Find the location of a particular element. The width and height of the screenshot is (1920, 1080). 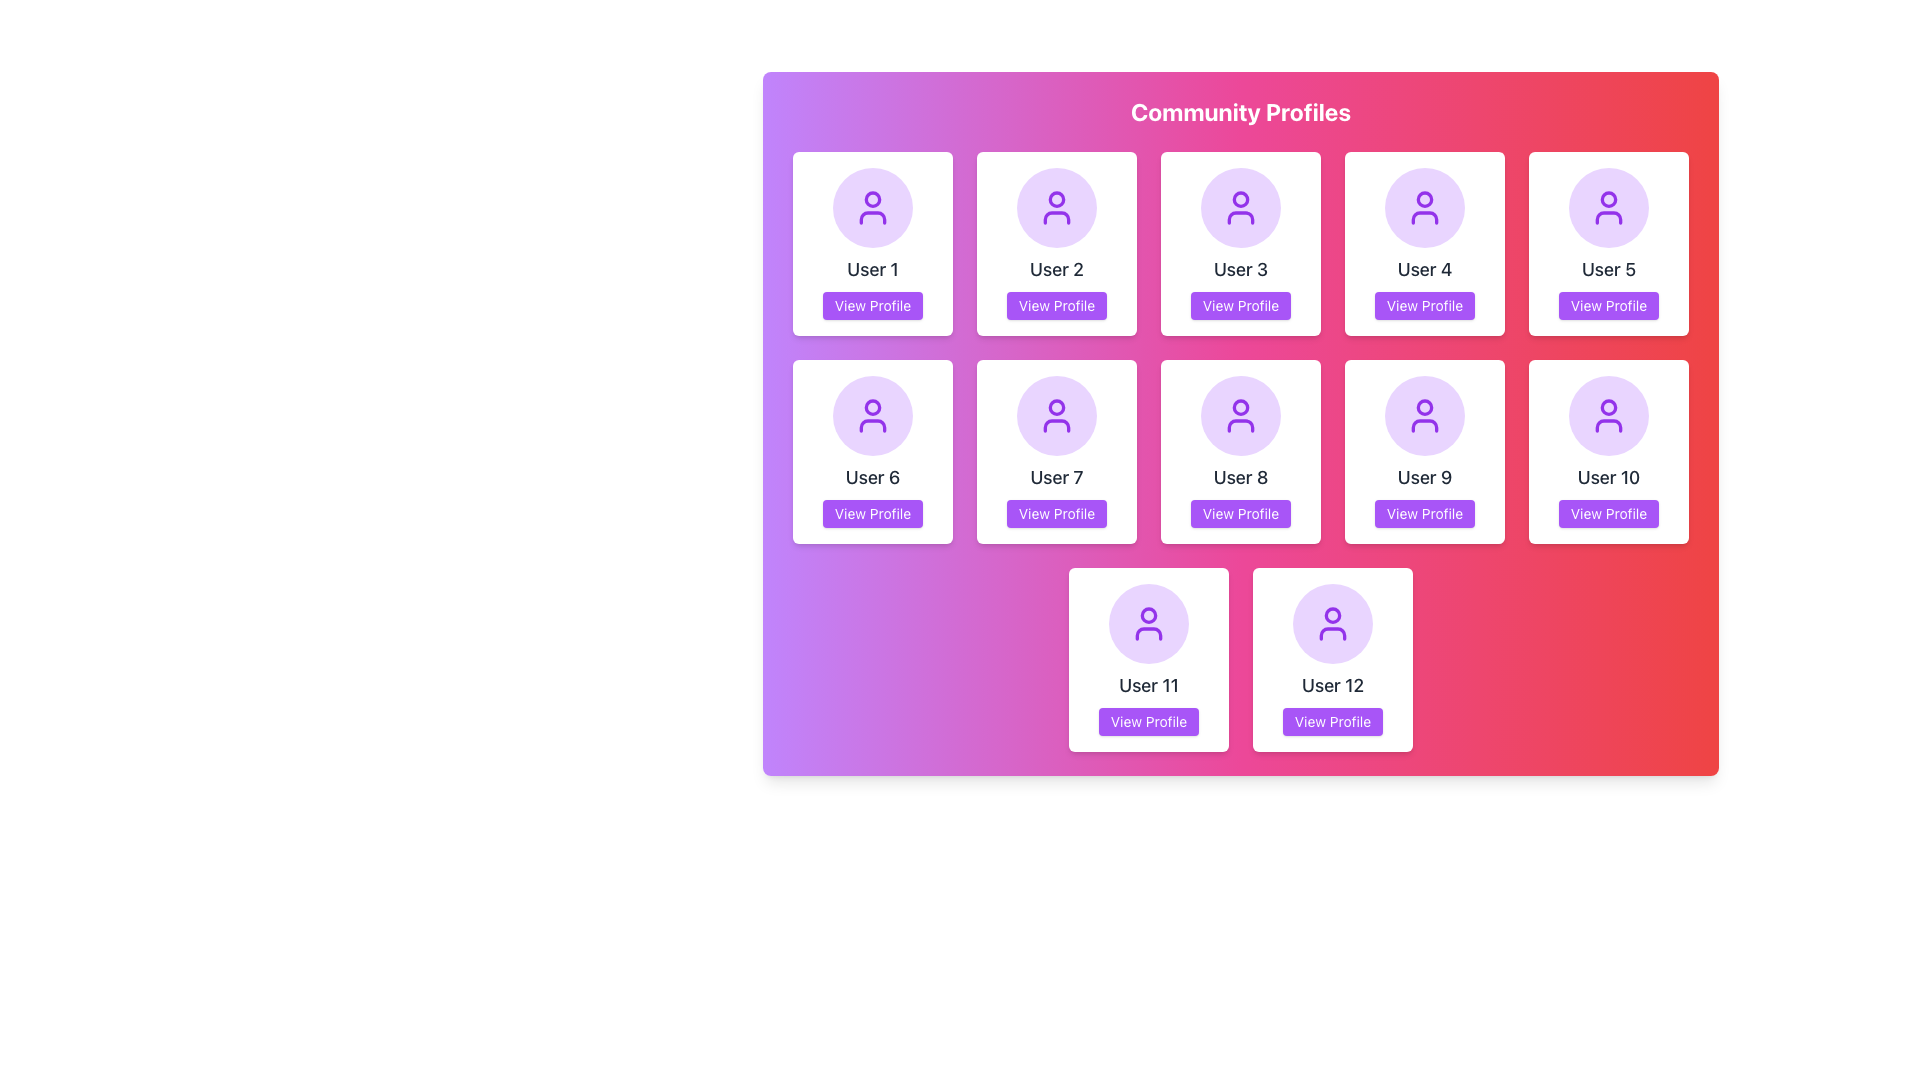

the text label displaying the username 'User 6' which is located in the second row and second column of the user profile grid, directly below the user avatar is located at coordinates (873, 478).